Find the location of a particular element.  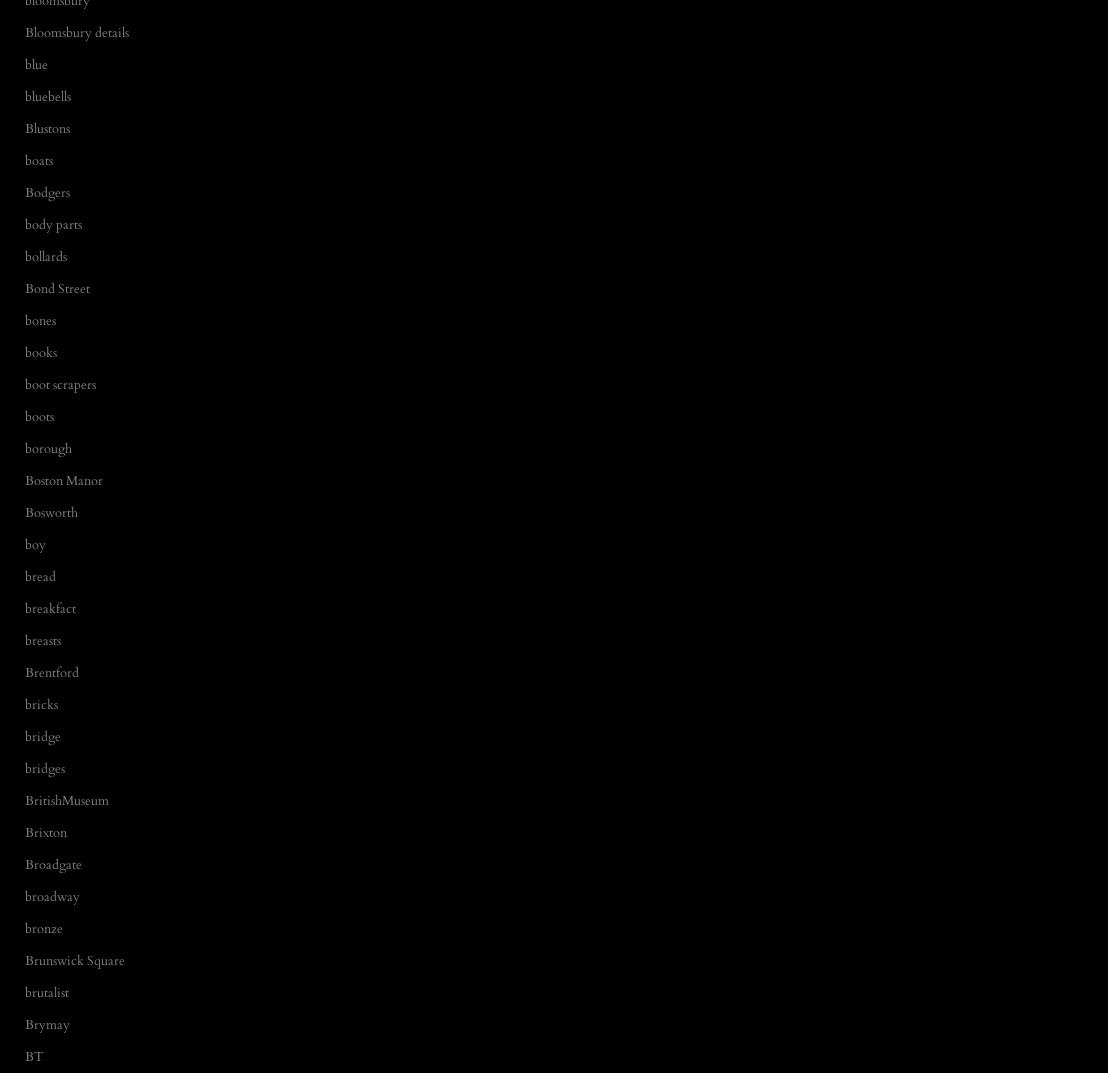

'broadway' is located at coordinates (51, 895).